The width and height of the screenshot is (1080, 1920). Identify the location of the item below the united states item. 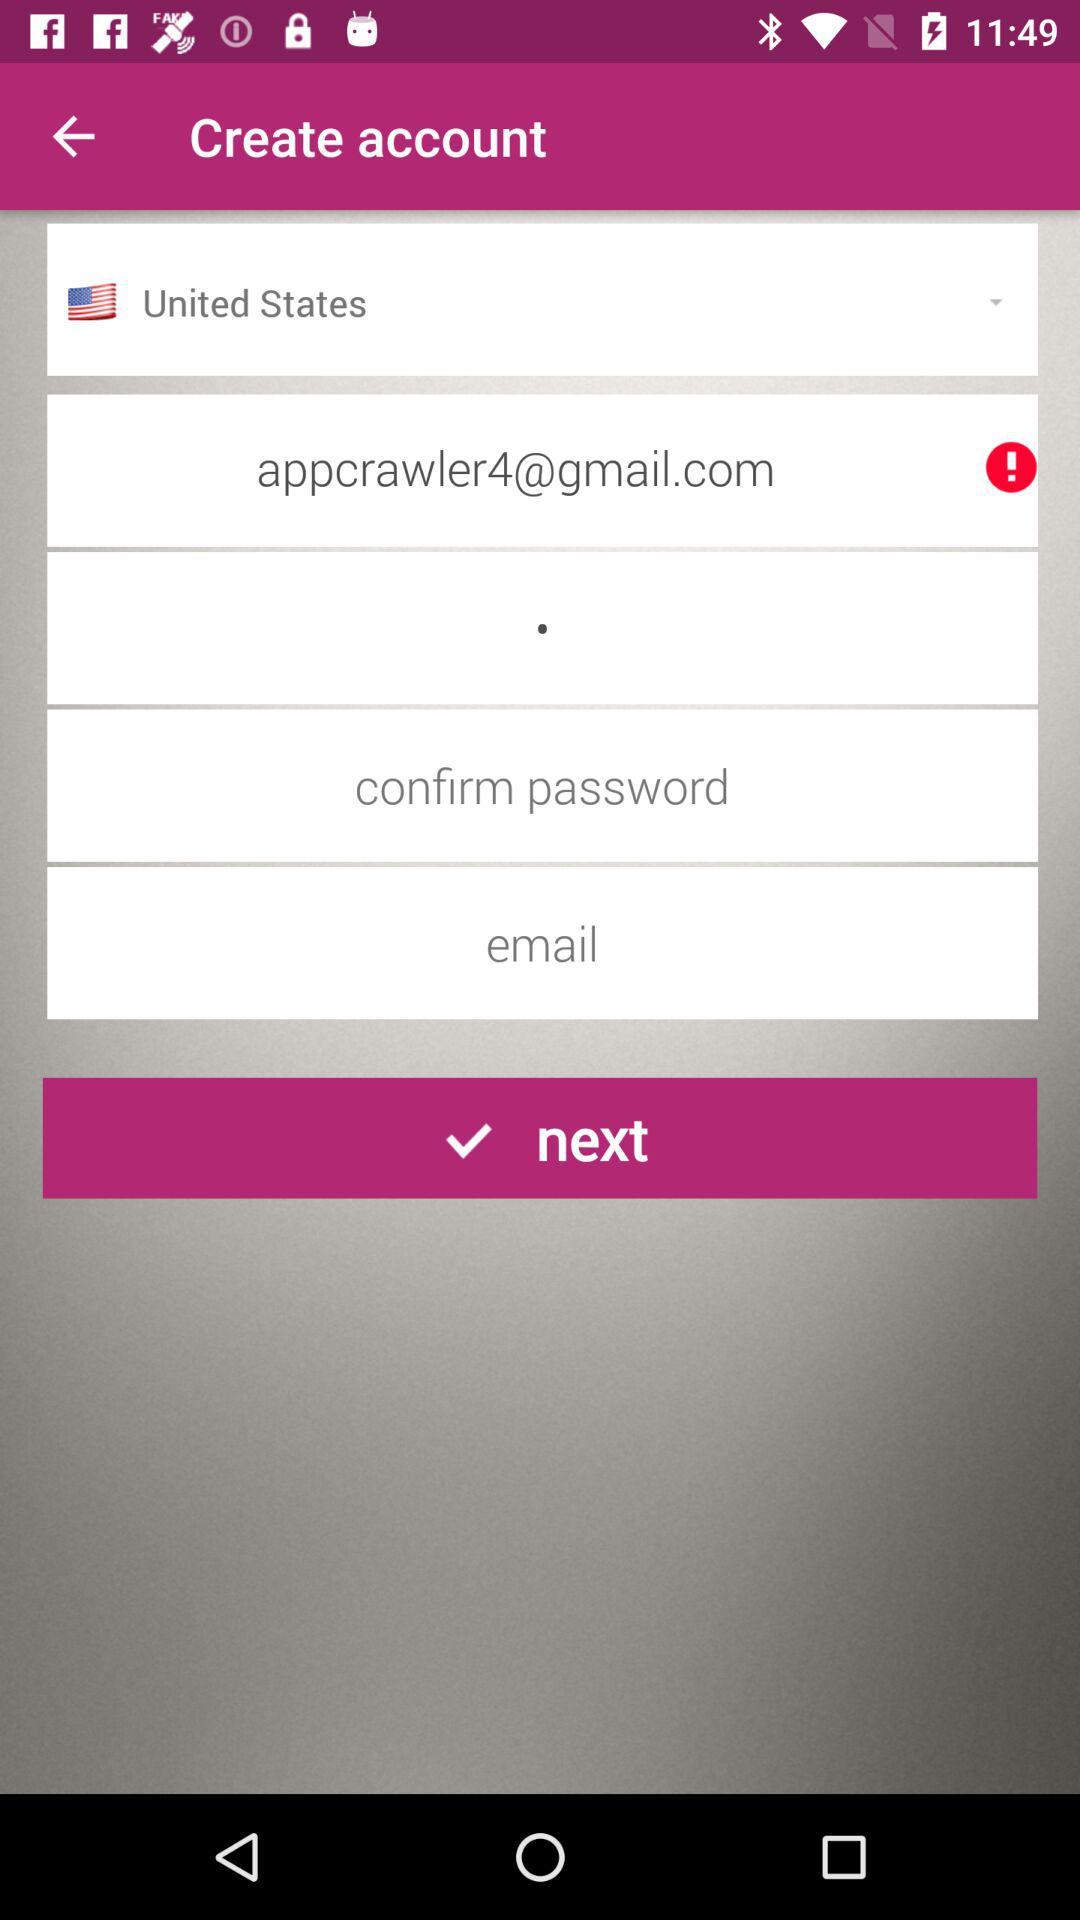
(542, 466).